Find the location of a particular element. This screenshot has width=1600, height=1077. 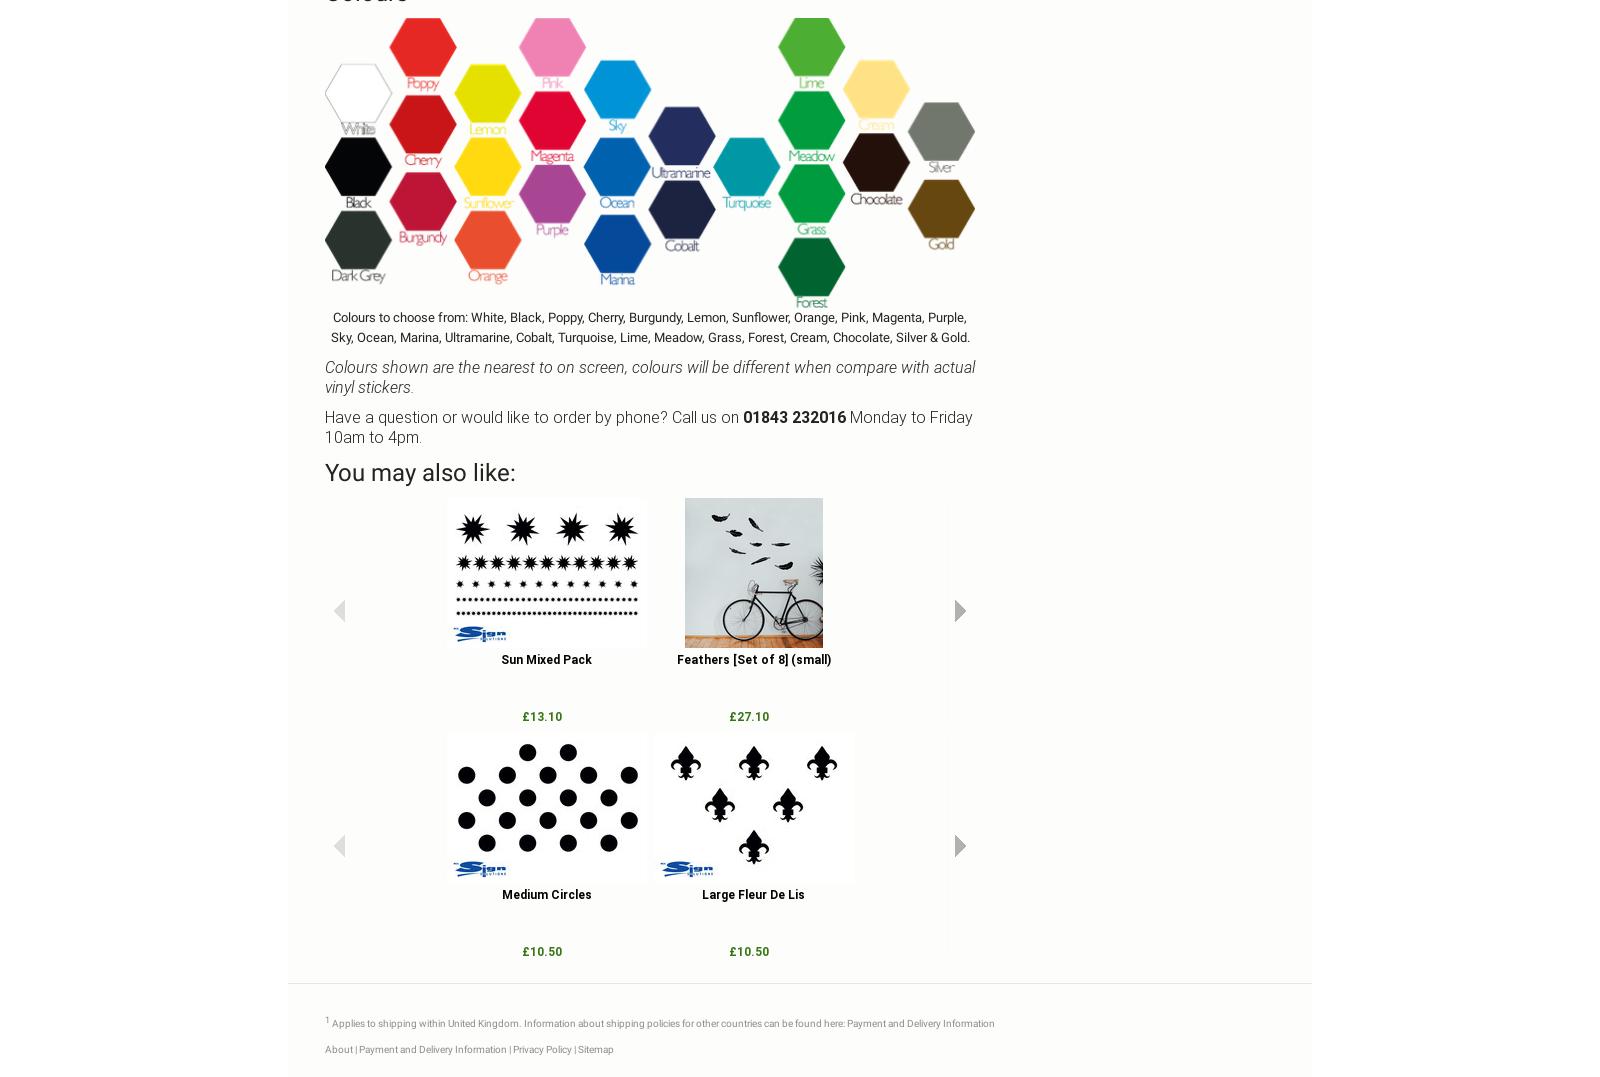

'Monday to Friday 10am to 4pm.' is located at coordinates (648, 425).